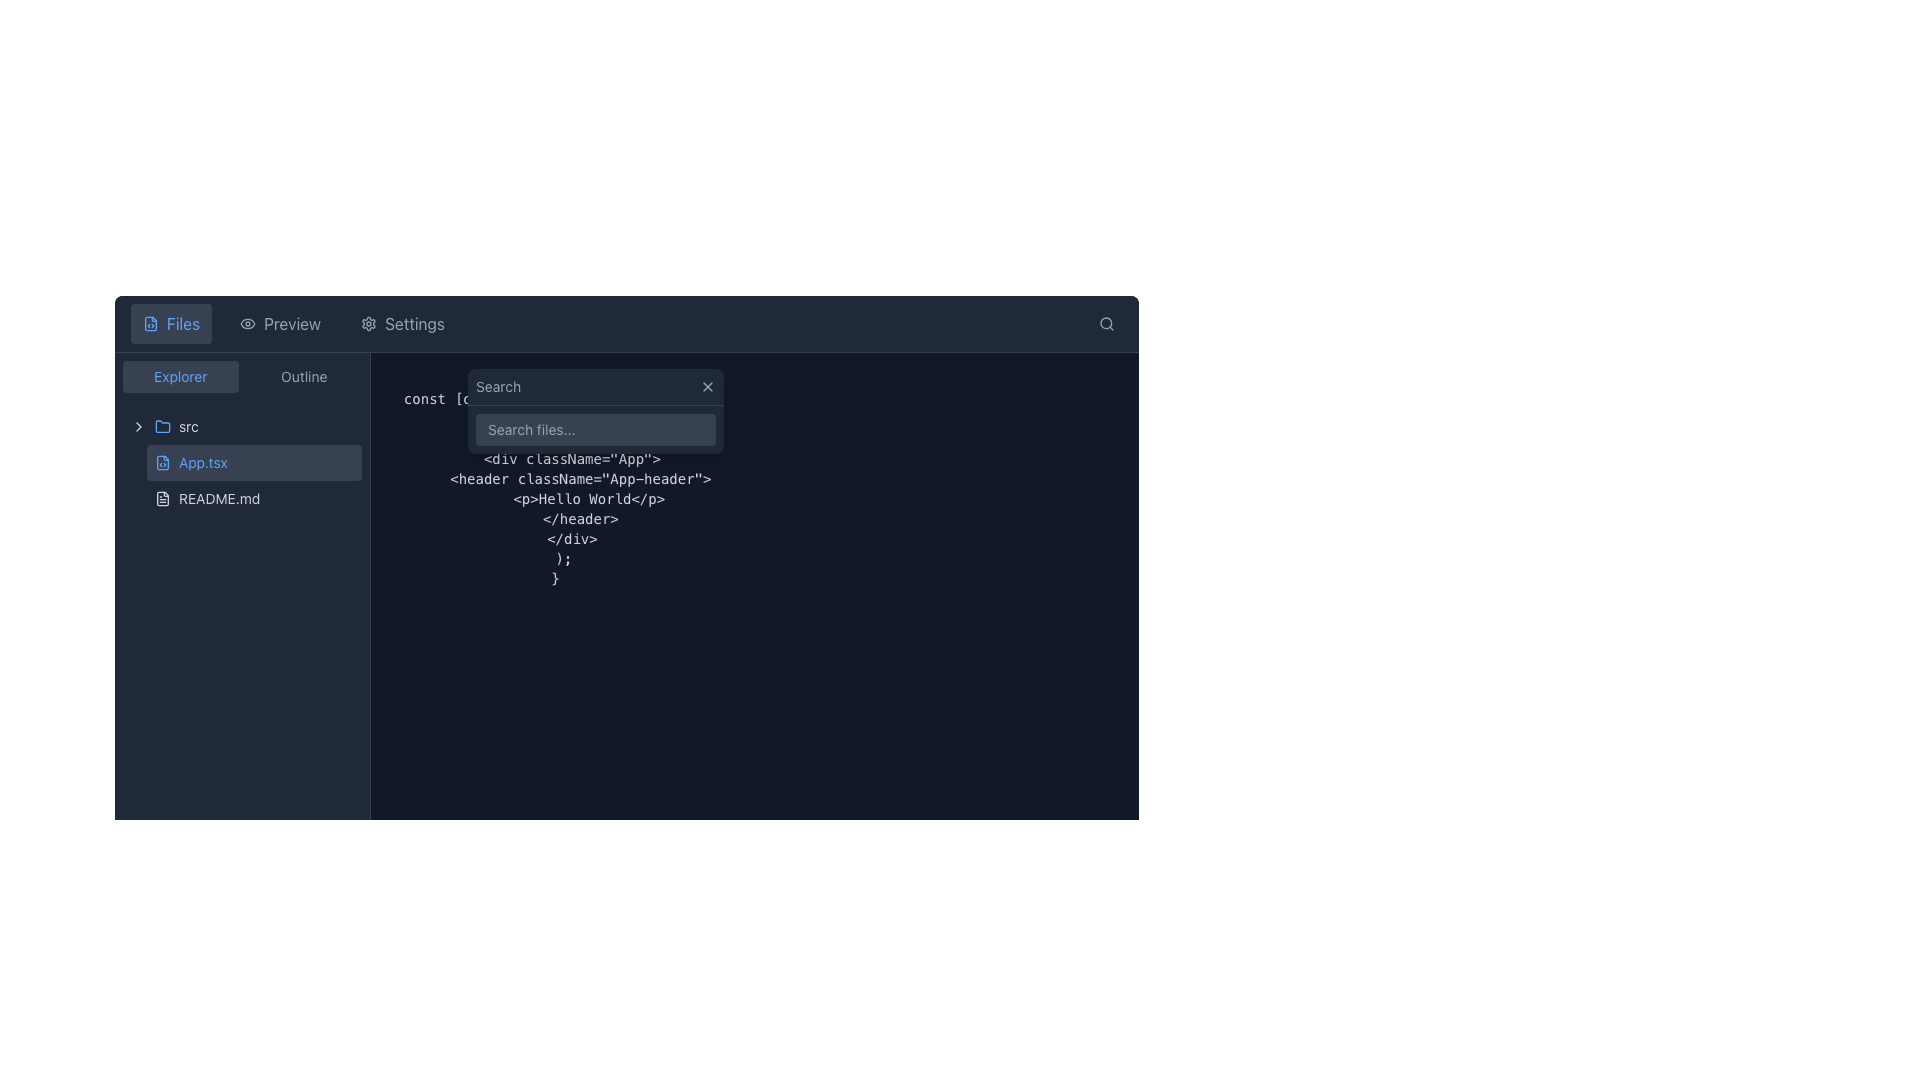 The image size is (1920, 1080). I want to click on the navigation button with icon and text located at the top-right corner of the navigation bar, so click(402, 323).